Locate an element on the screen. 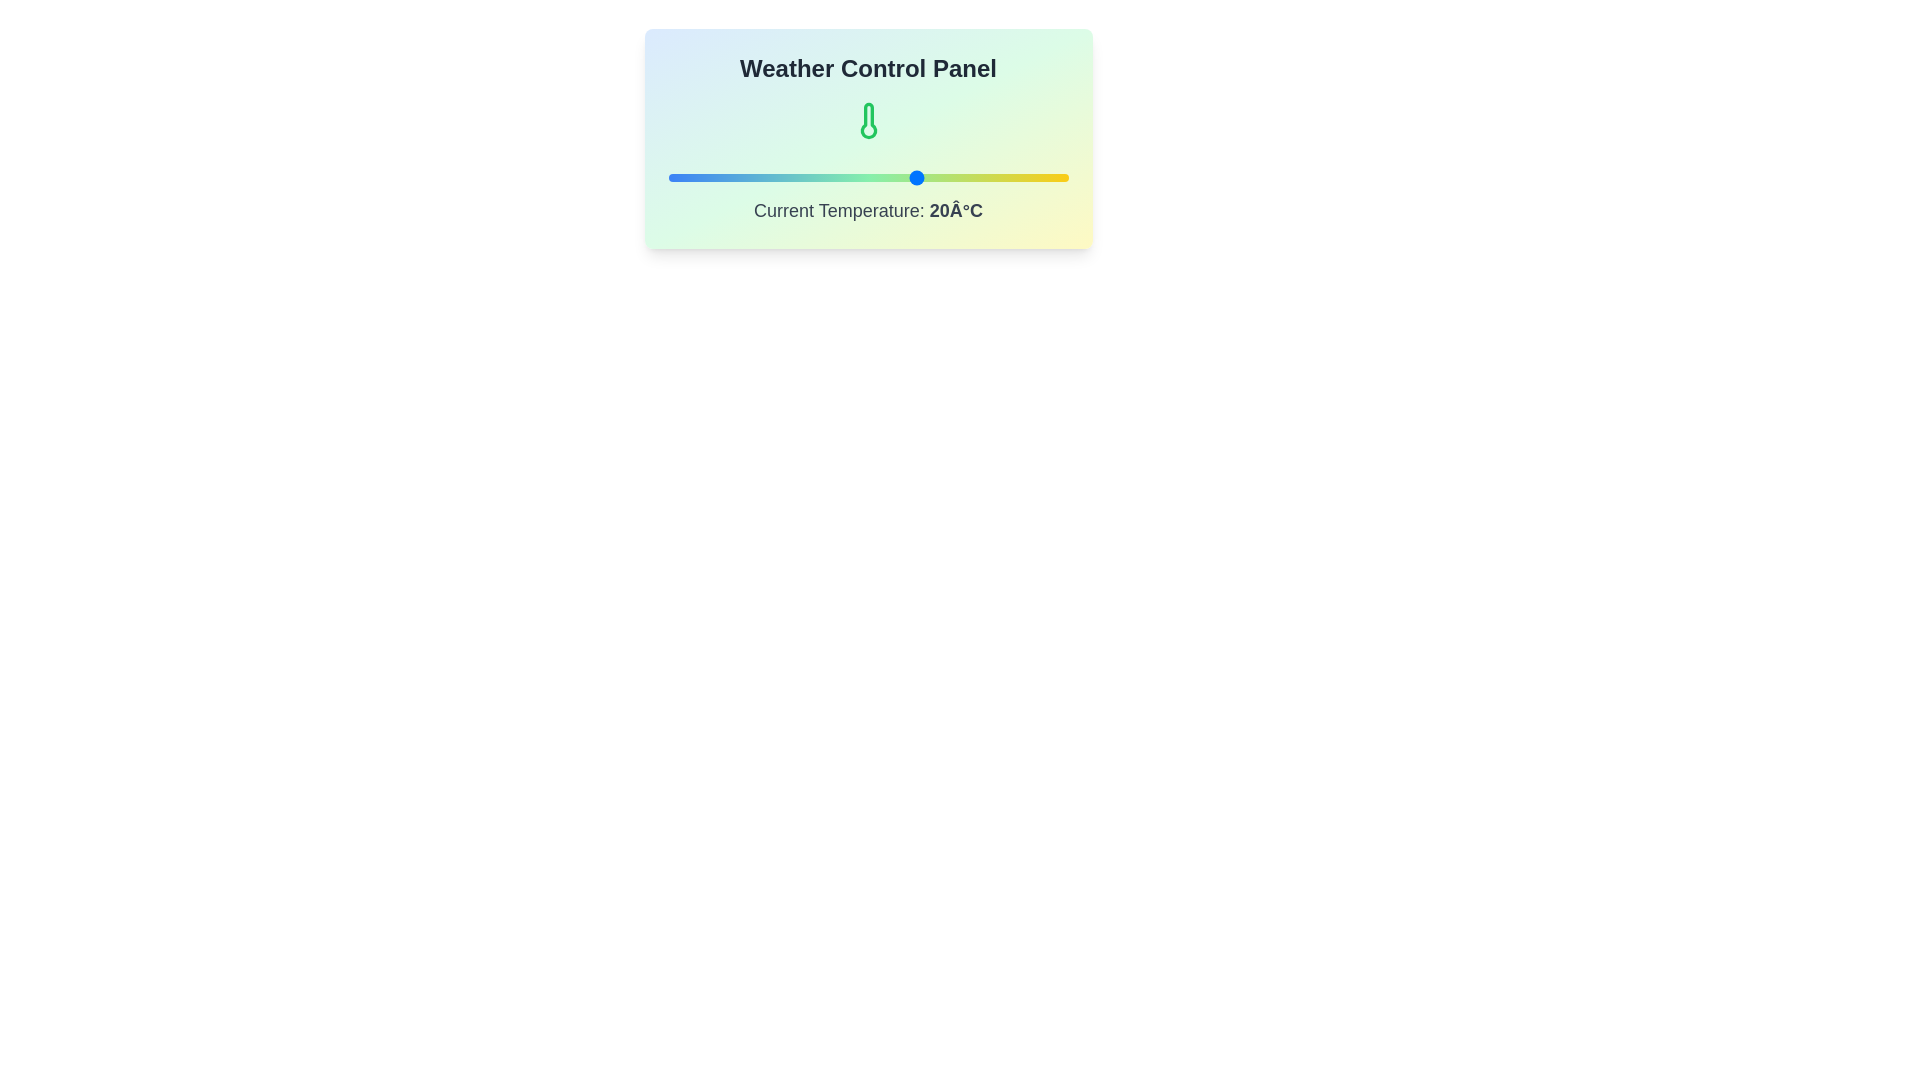  the temperature to 33°C using the slider is located at coordinates (983, 176).